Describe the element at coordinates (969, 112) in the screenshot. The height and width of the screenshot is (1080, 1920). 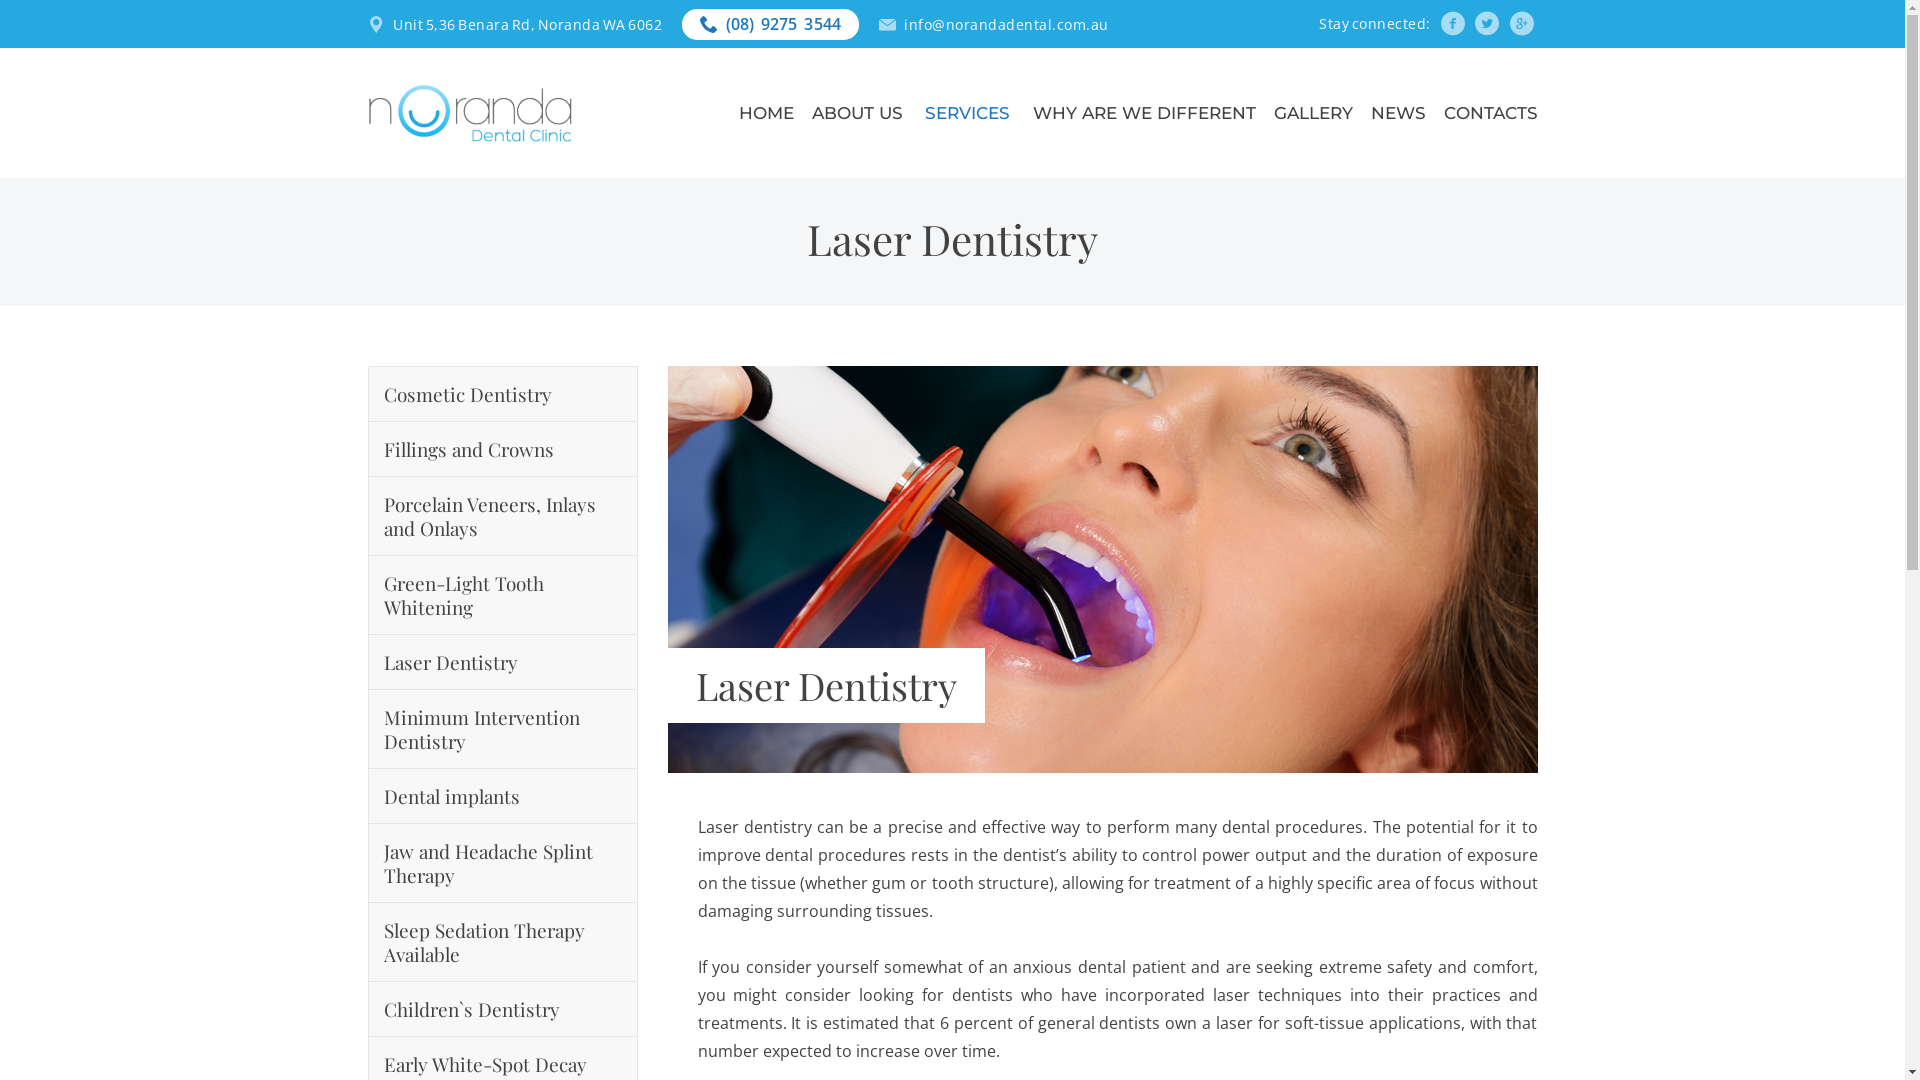
I see `'SERVICES'` at that location.